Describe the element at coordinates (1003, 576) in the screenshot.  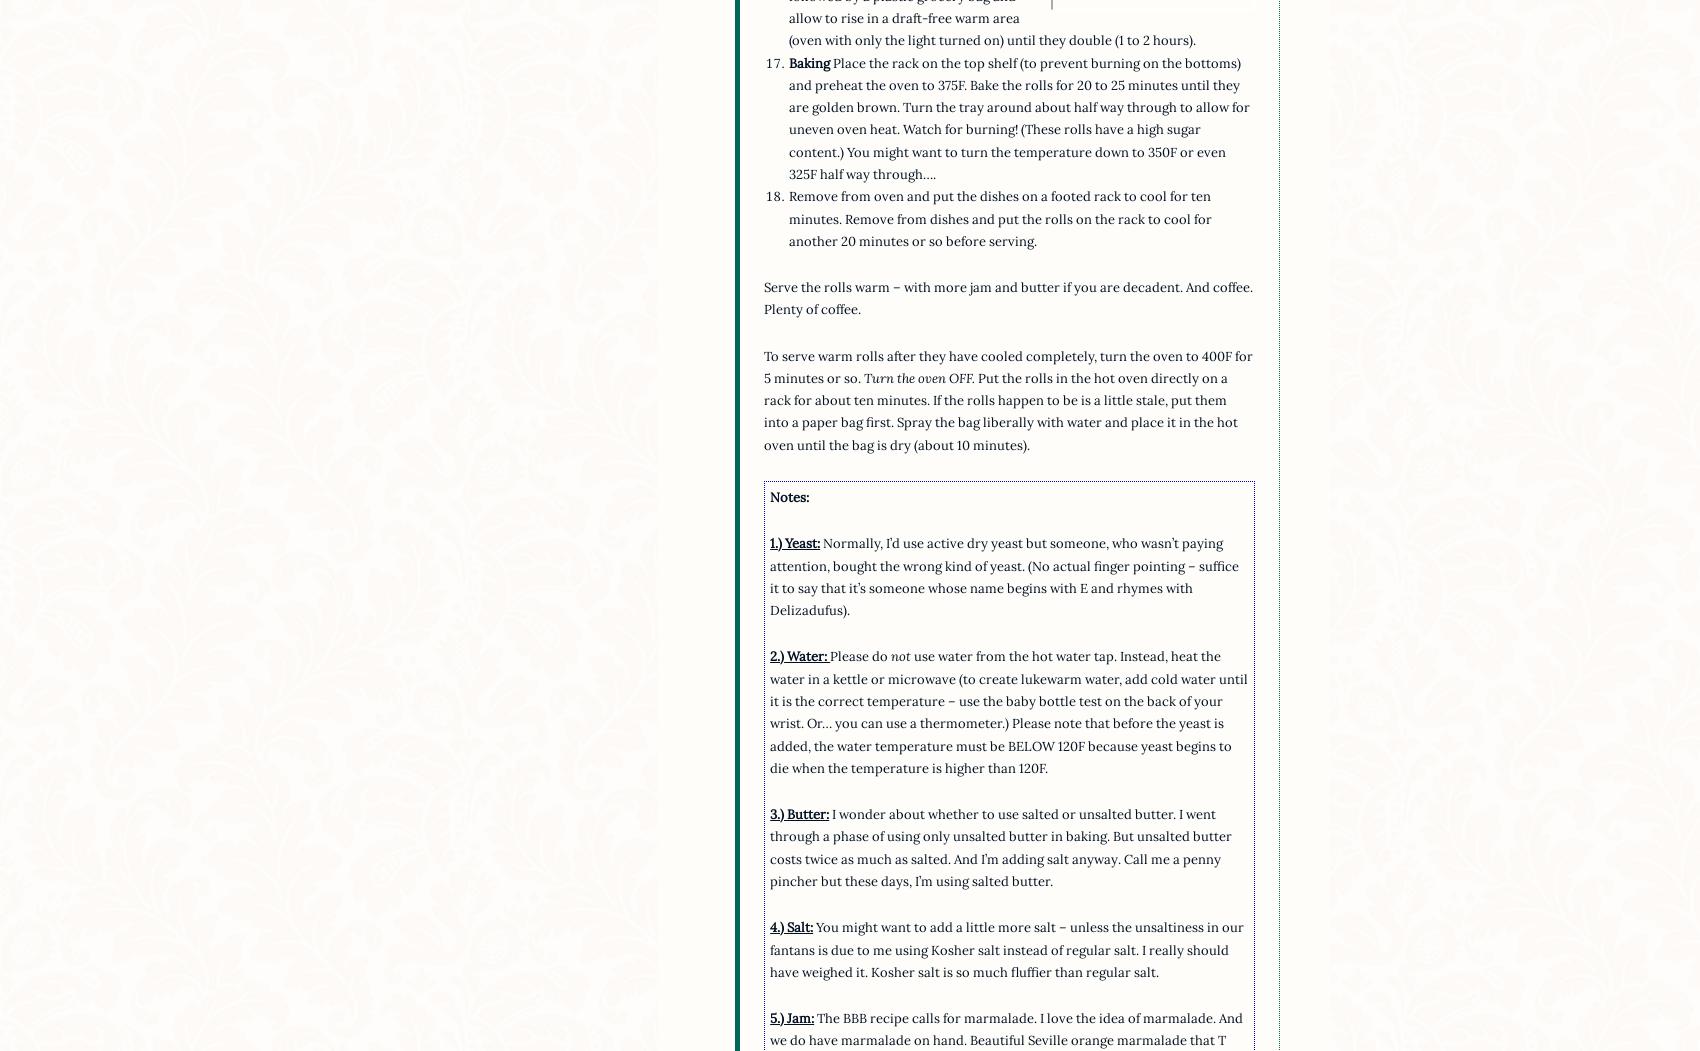
I see `'Normally, I’d use active dry yeast but someone, who wasn’t paying attention, bought the wrong kind of yeast. (No actual finger pointing – suffice it to say that it’s someone whose name begins with E and rhymes with Delizadufus).'` at that location.